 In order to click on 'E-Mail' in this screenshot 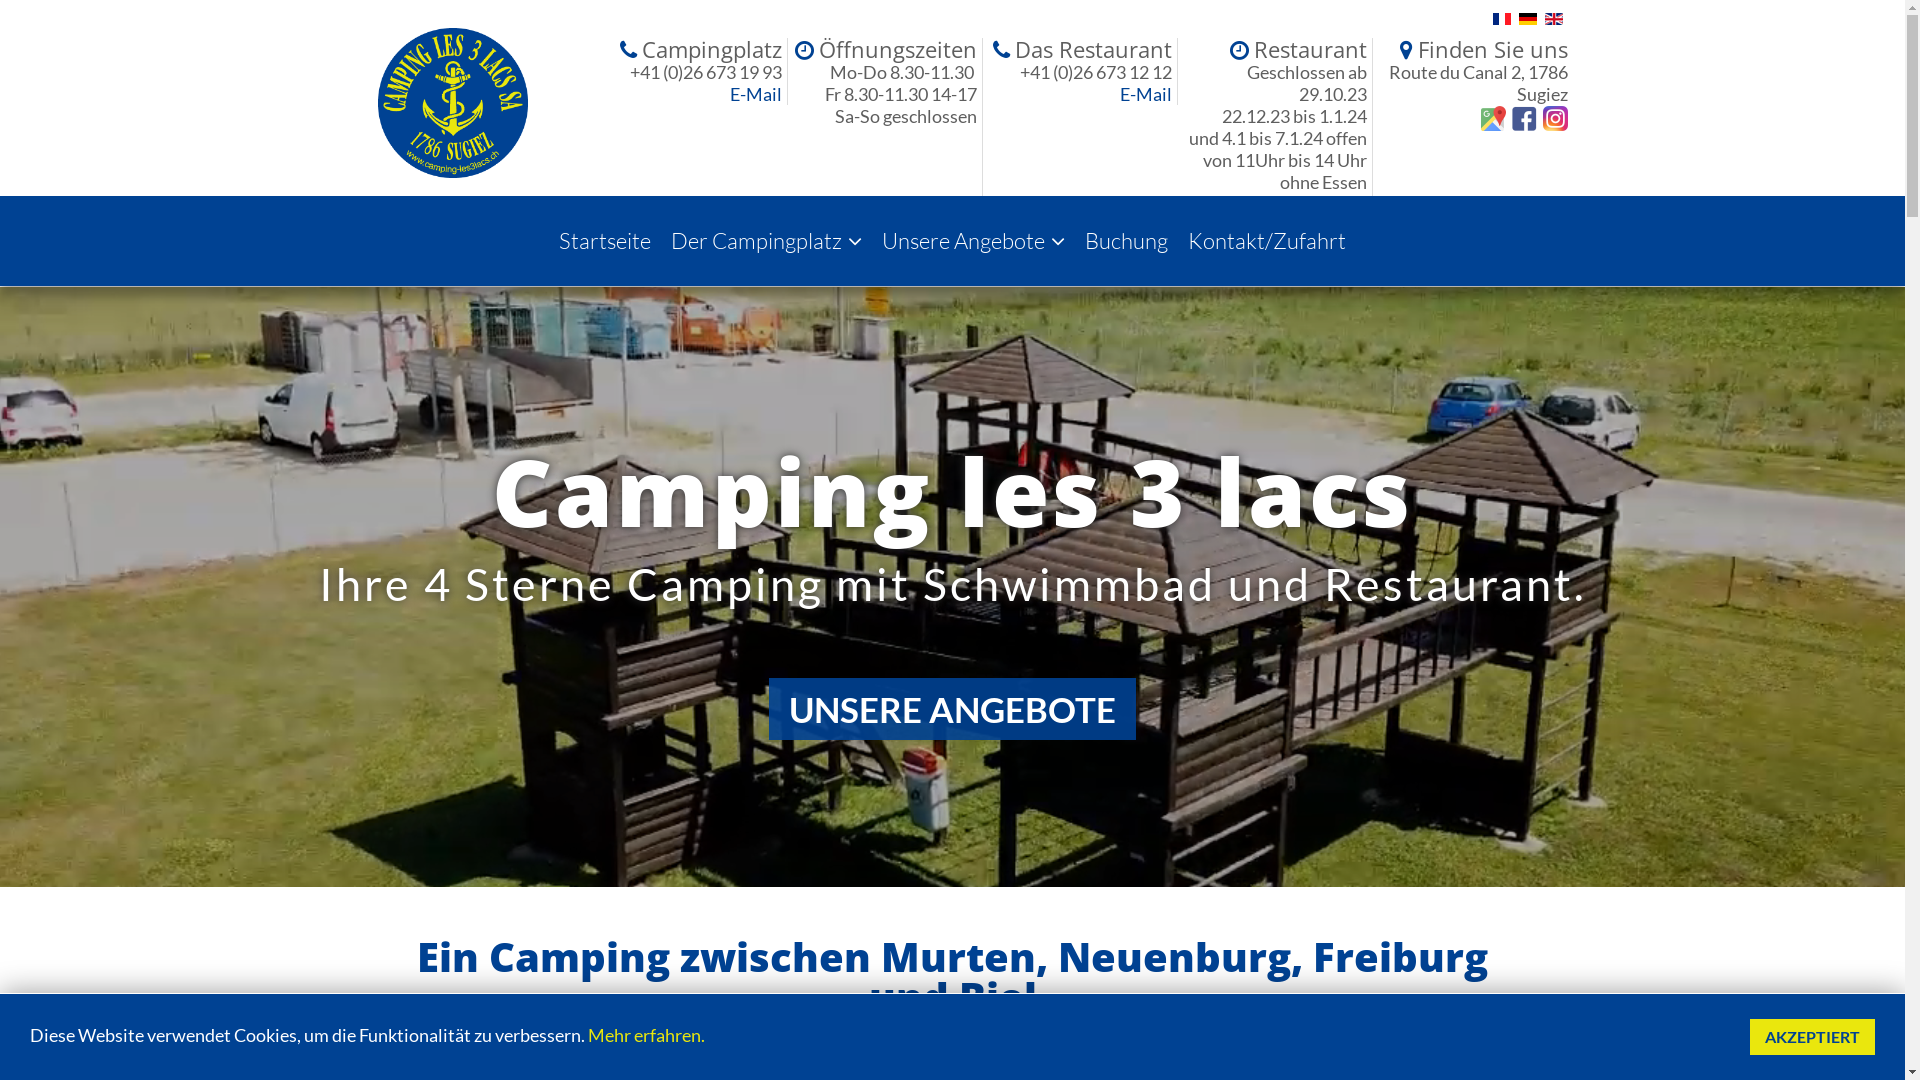, I will do `click(728, 93)`.